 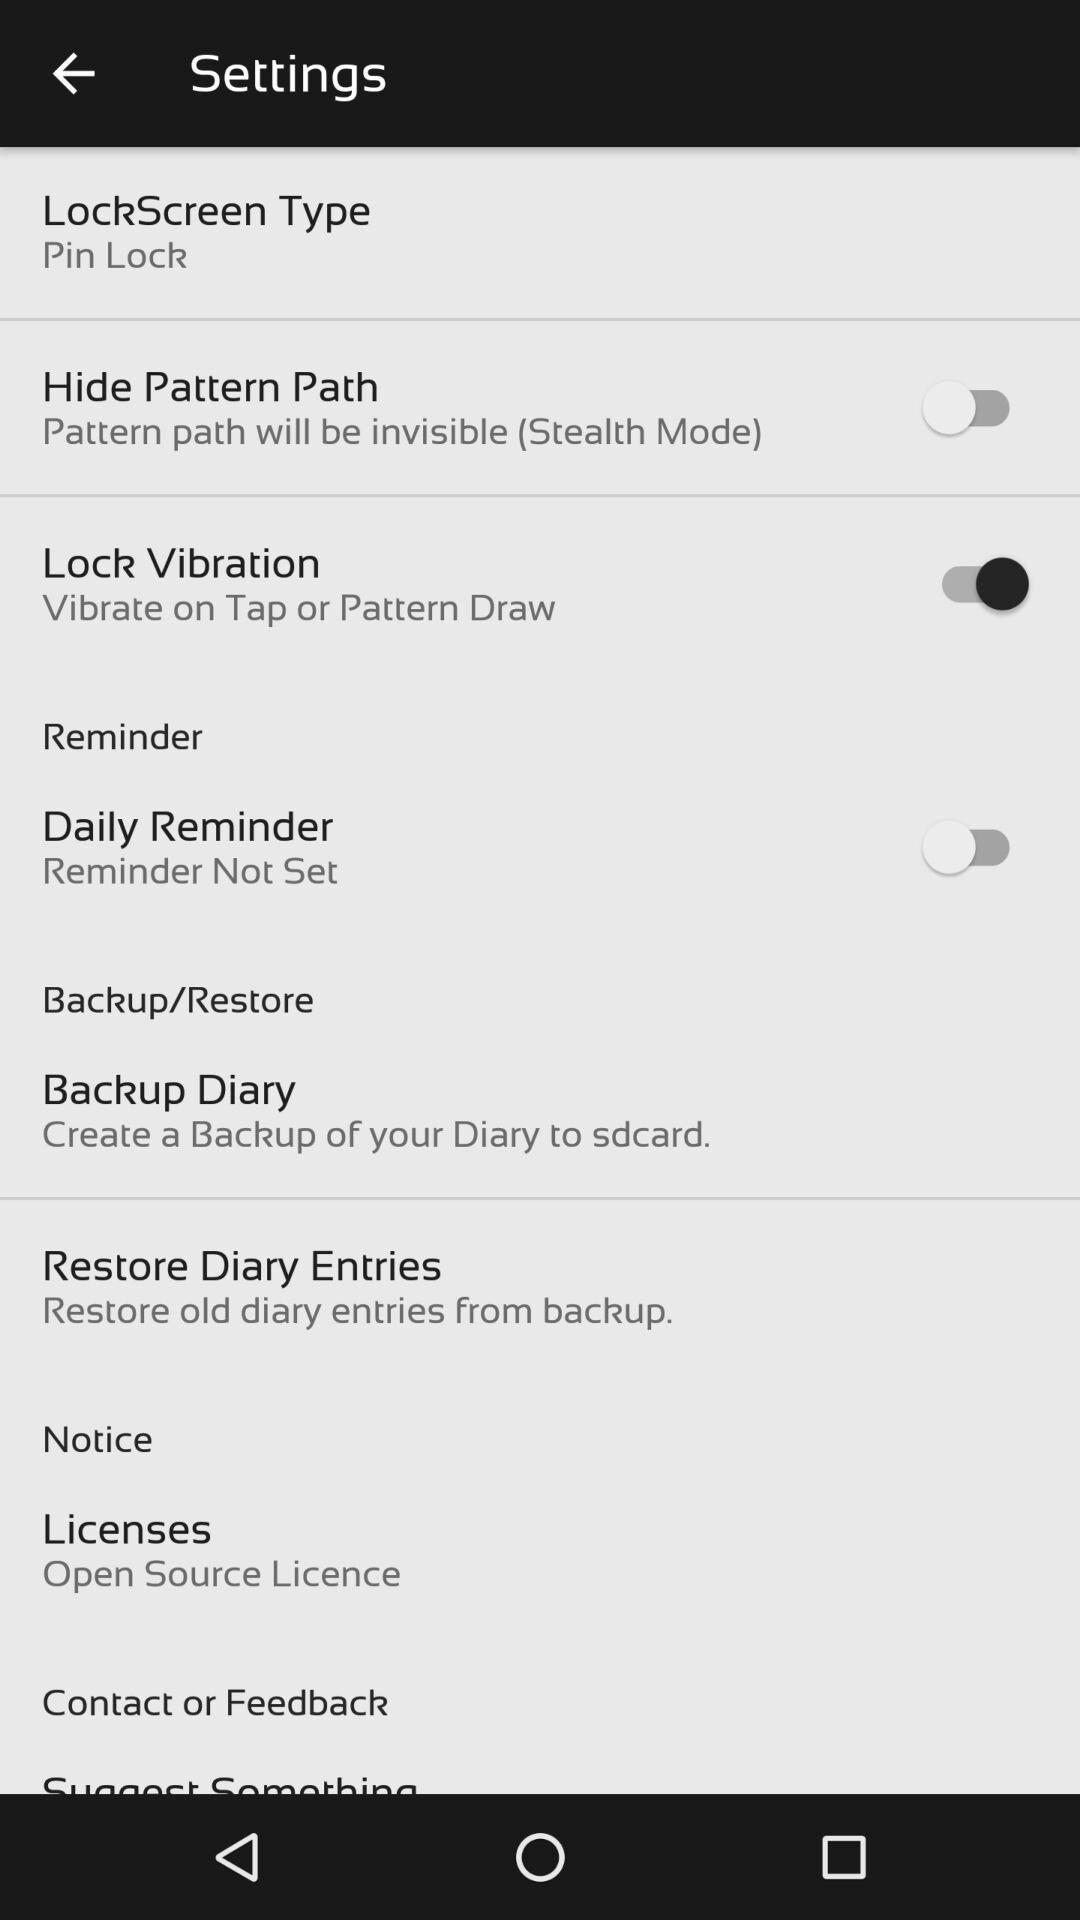 I want to click on the daily reminder icon, so click(x=187, y=826).